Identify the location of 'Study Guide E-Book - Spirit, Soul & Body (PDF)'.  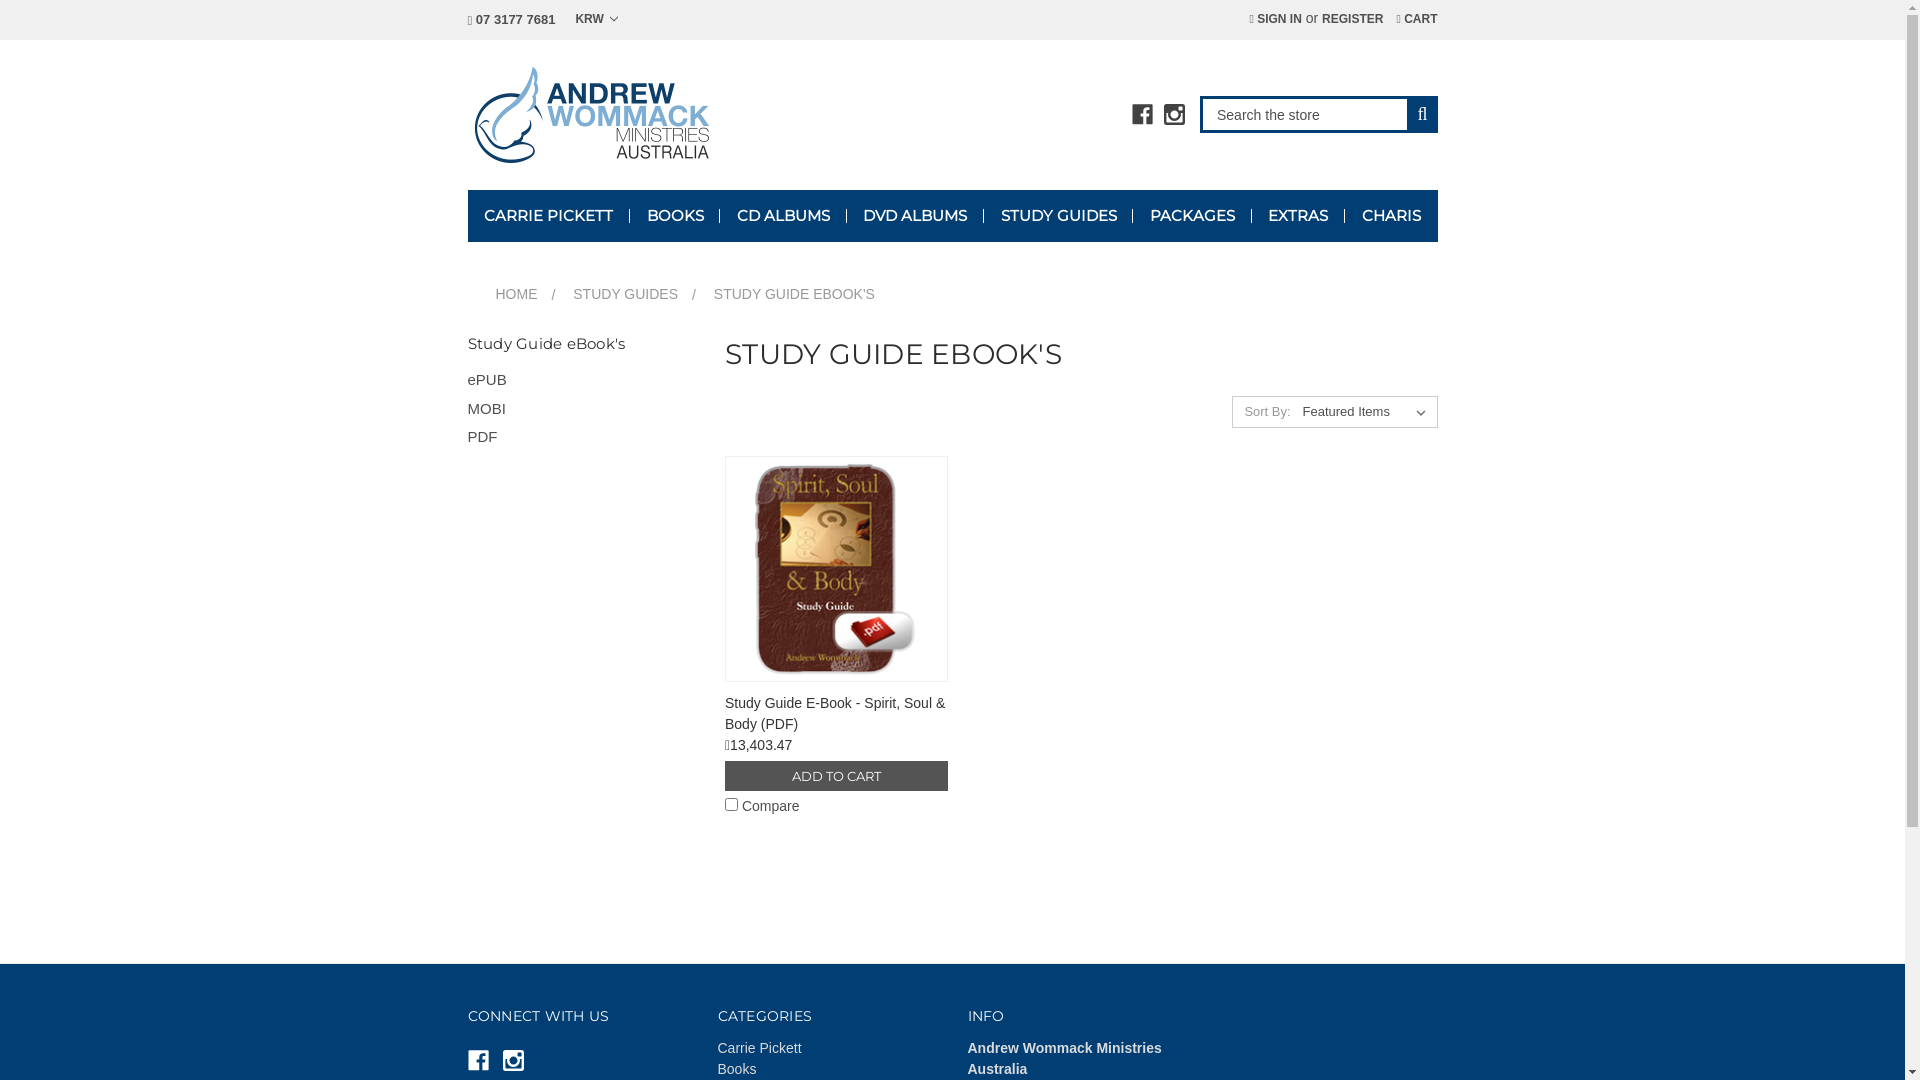
(836, 569).